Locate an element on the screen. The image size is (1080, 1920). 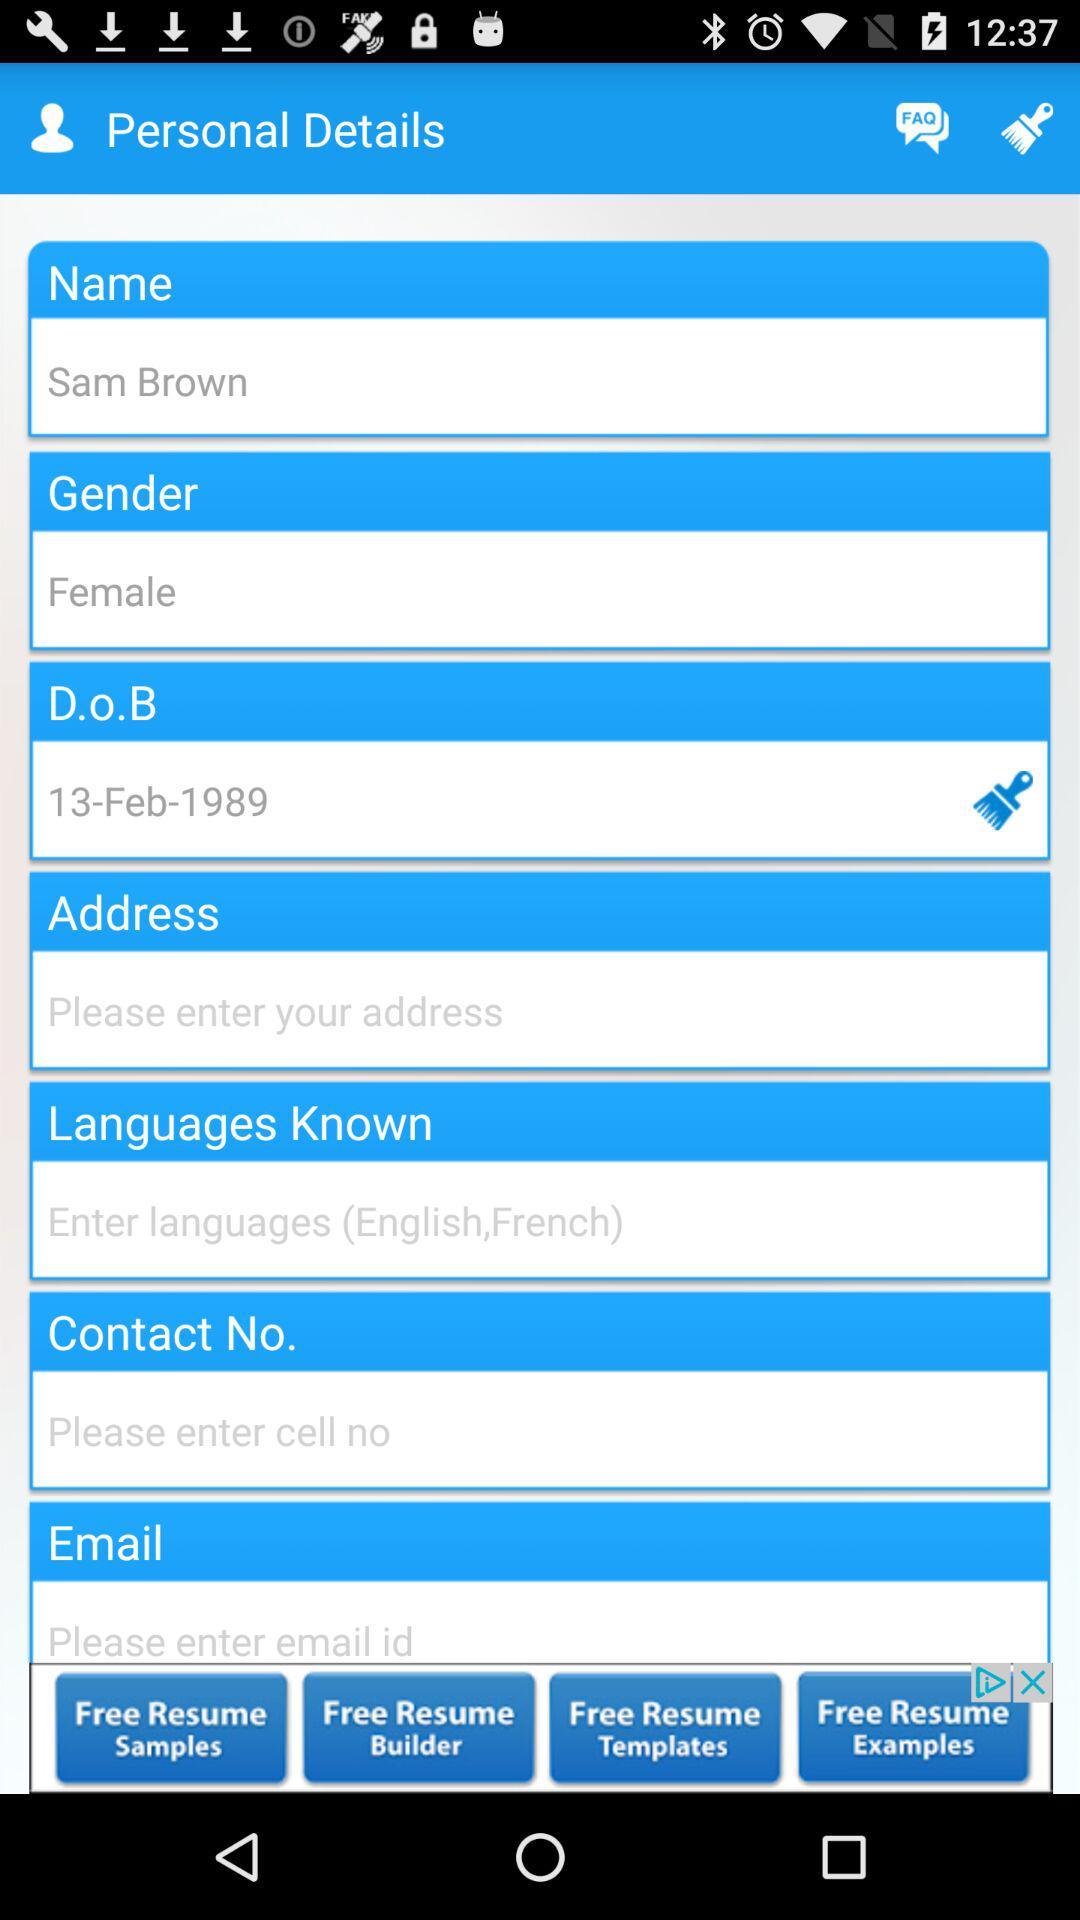
frequently asked question is located at coordinates (922, 127).